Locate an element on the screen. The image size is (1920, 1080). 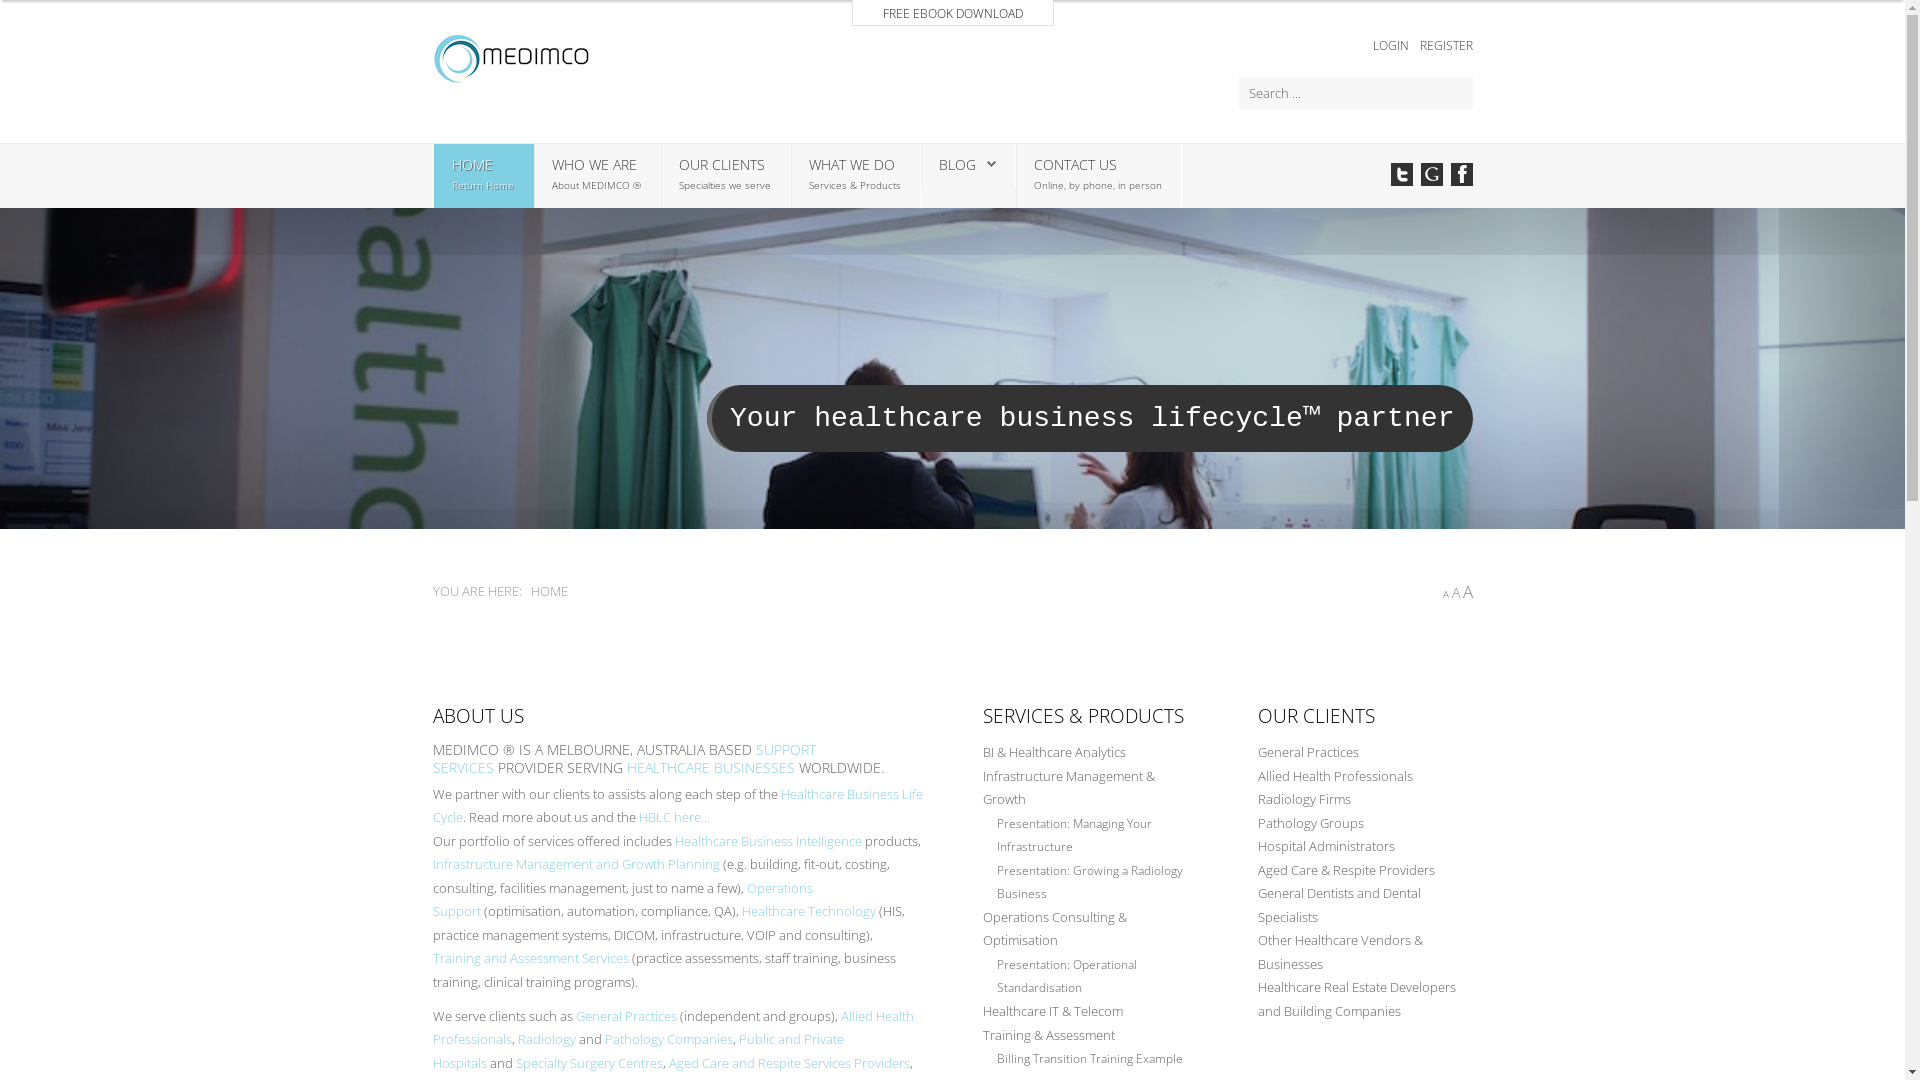
'Training and Assessment Services' is located at coordinates (529, 956).